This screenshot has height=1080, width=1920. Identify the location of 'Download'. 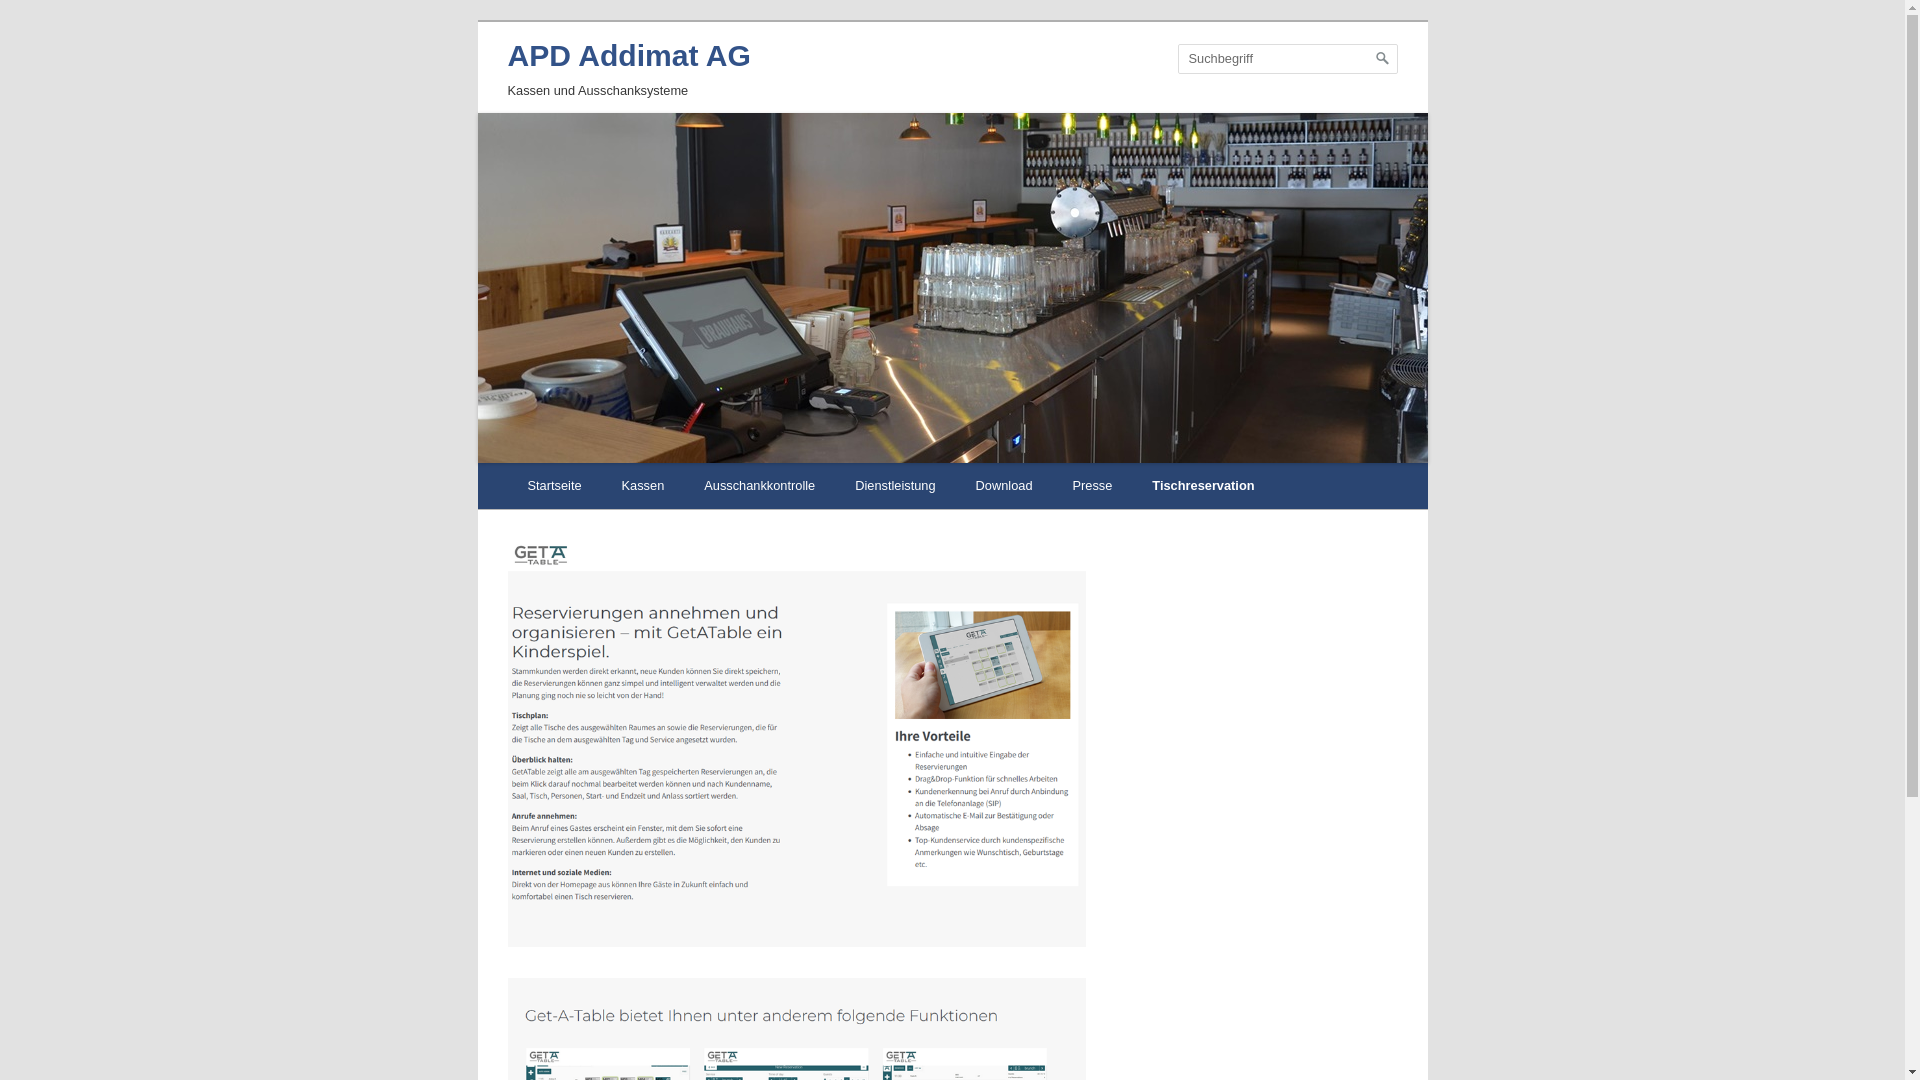
(1004, 486).